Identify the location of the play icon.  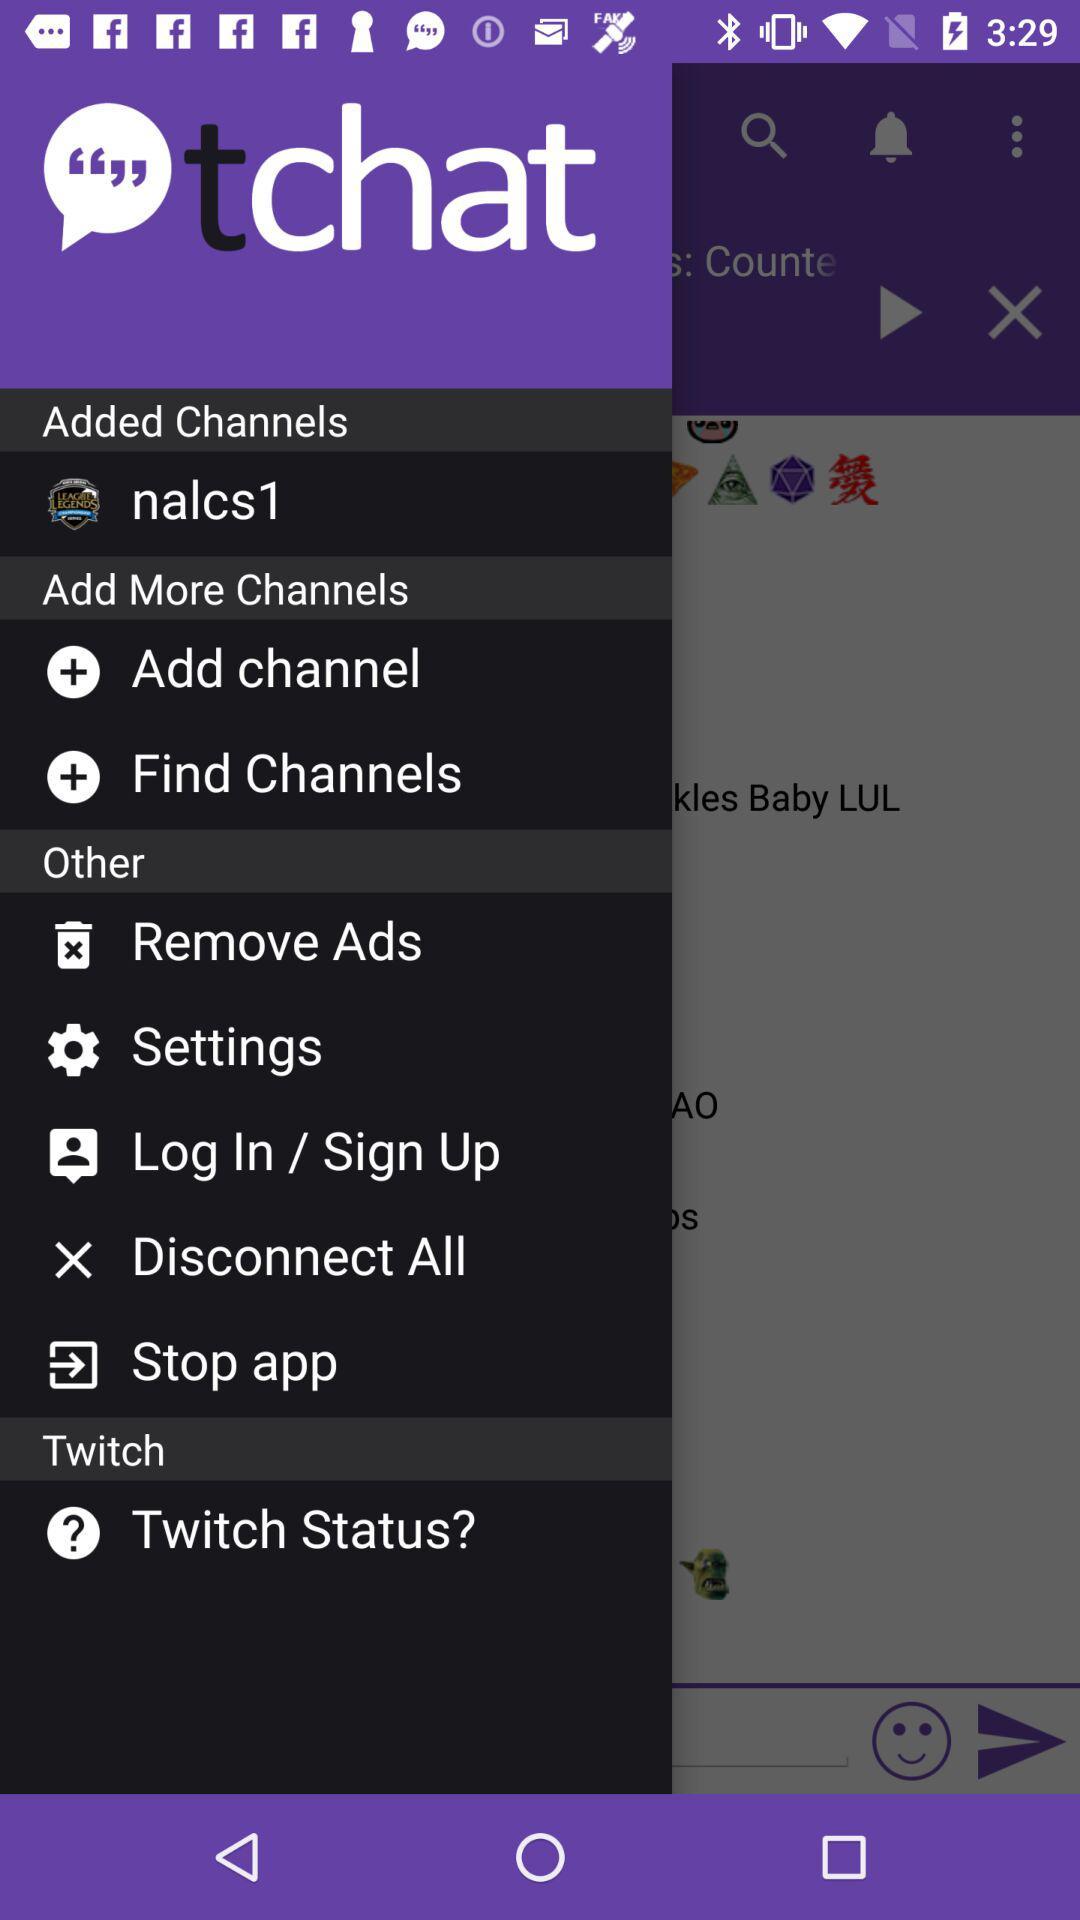
(894, 311).